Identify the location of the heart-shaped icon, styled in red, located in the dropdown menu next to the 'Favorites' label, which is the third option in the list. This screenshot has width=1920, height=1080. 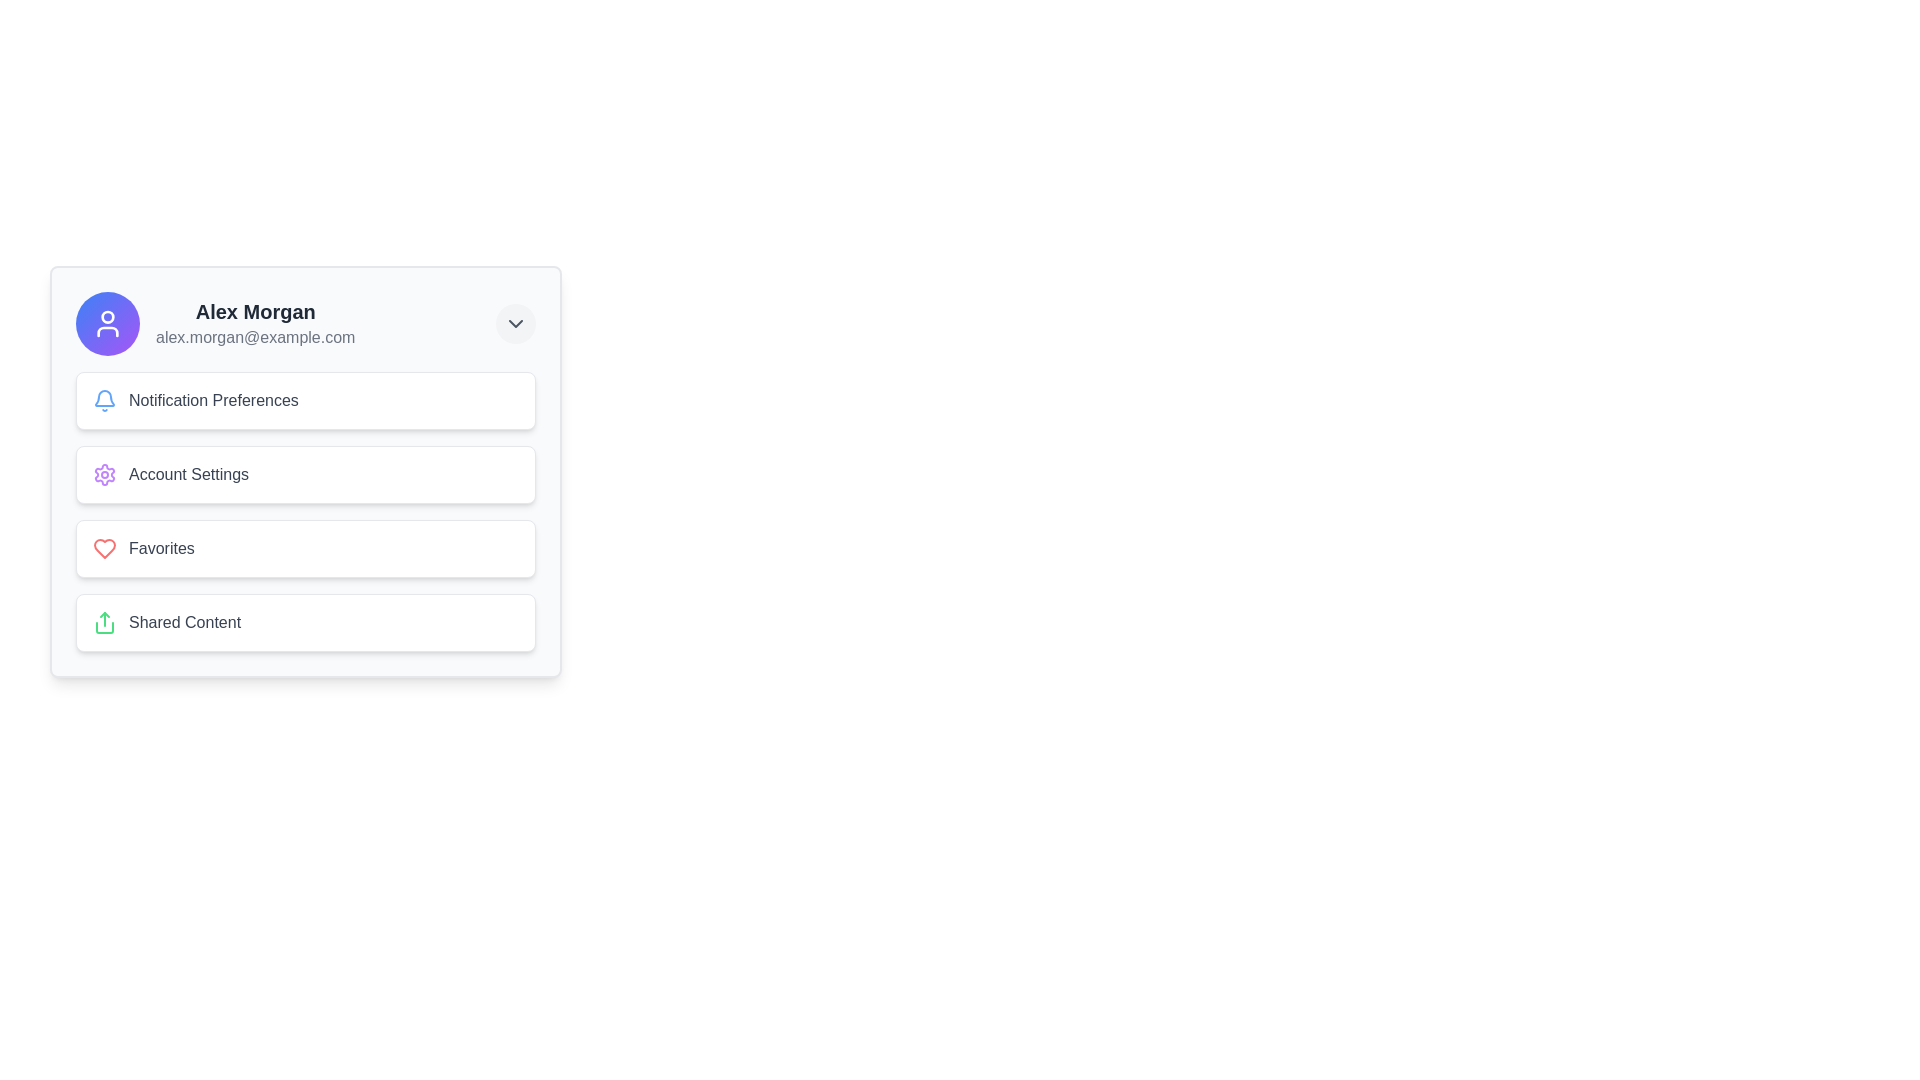
(104, 548).